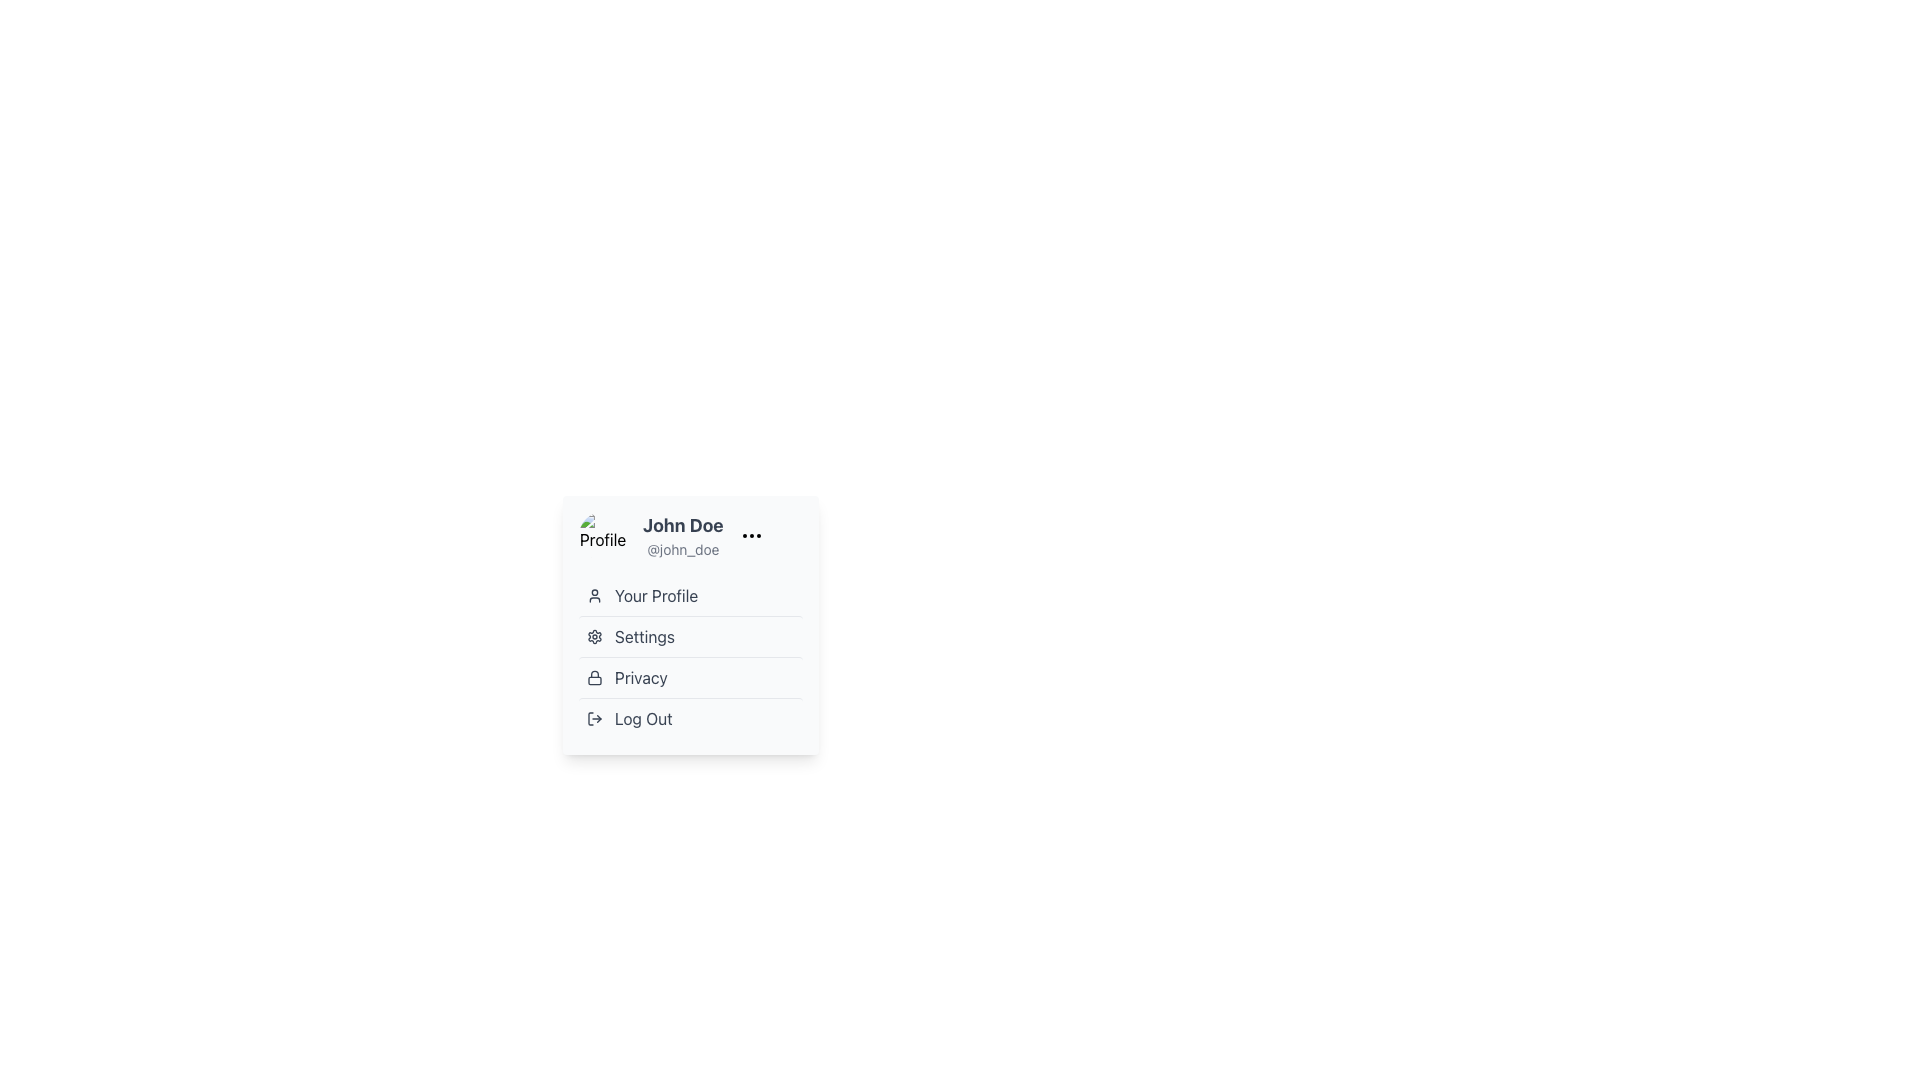 Image resolution: width=1920 pixels, height=1080 pixels. What do you see at coordinates (691, 716) in the screenshot?
I see `the logout button located as the last item in the dropdown menu in the bottom right corner to terminate the user's session` at bounding box center [691, 716].